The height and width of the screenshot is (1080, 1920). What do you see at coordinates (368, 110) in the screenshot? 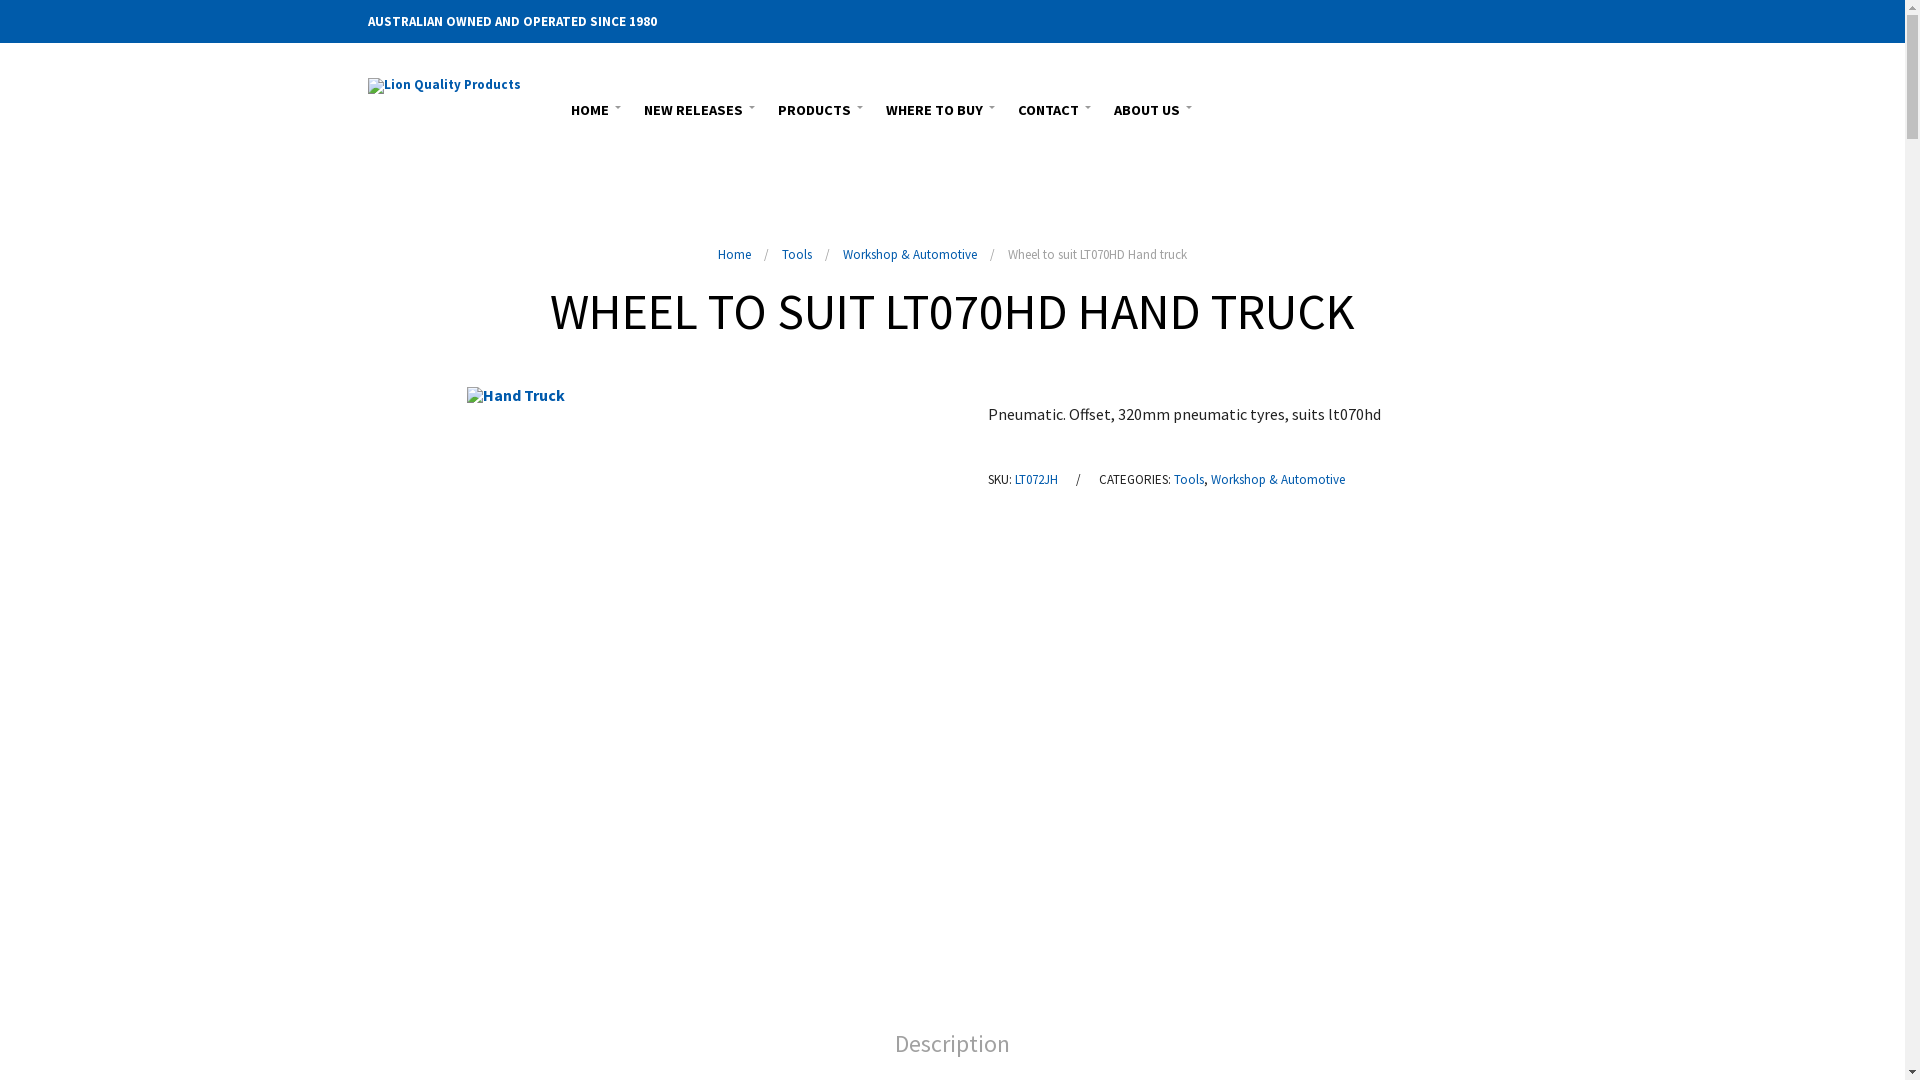
I see `'Lion (Aust) Consolidated P/L'` at bounding box center [368, 110].